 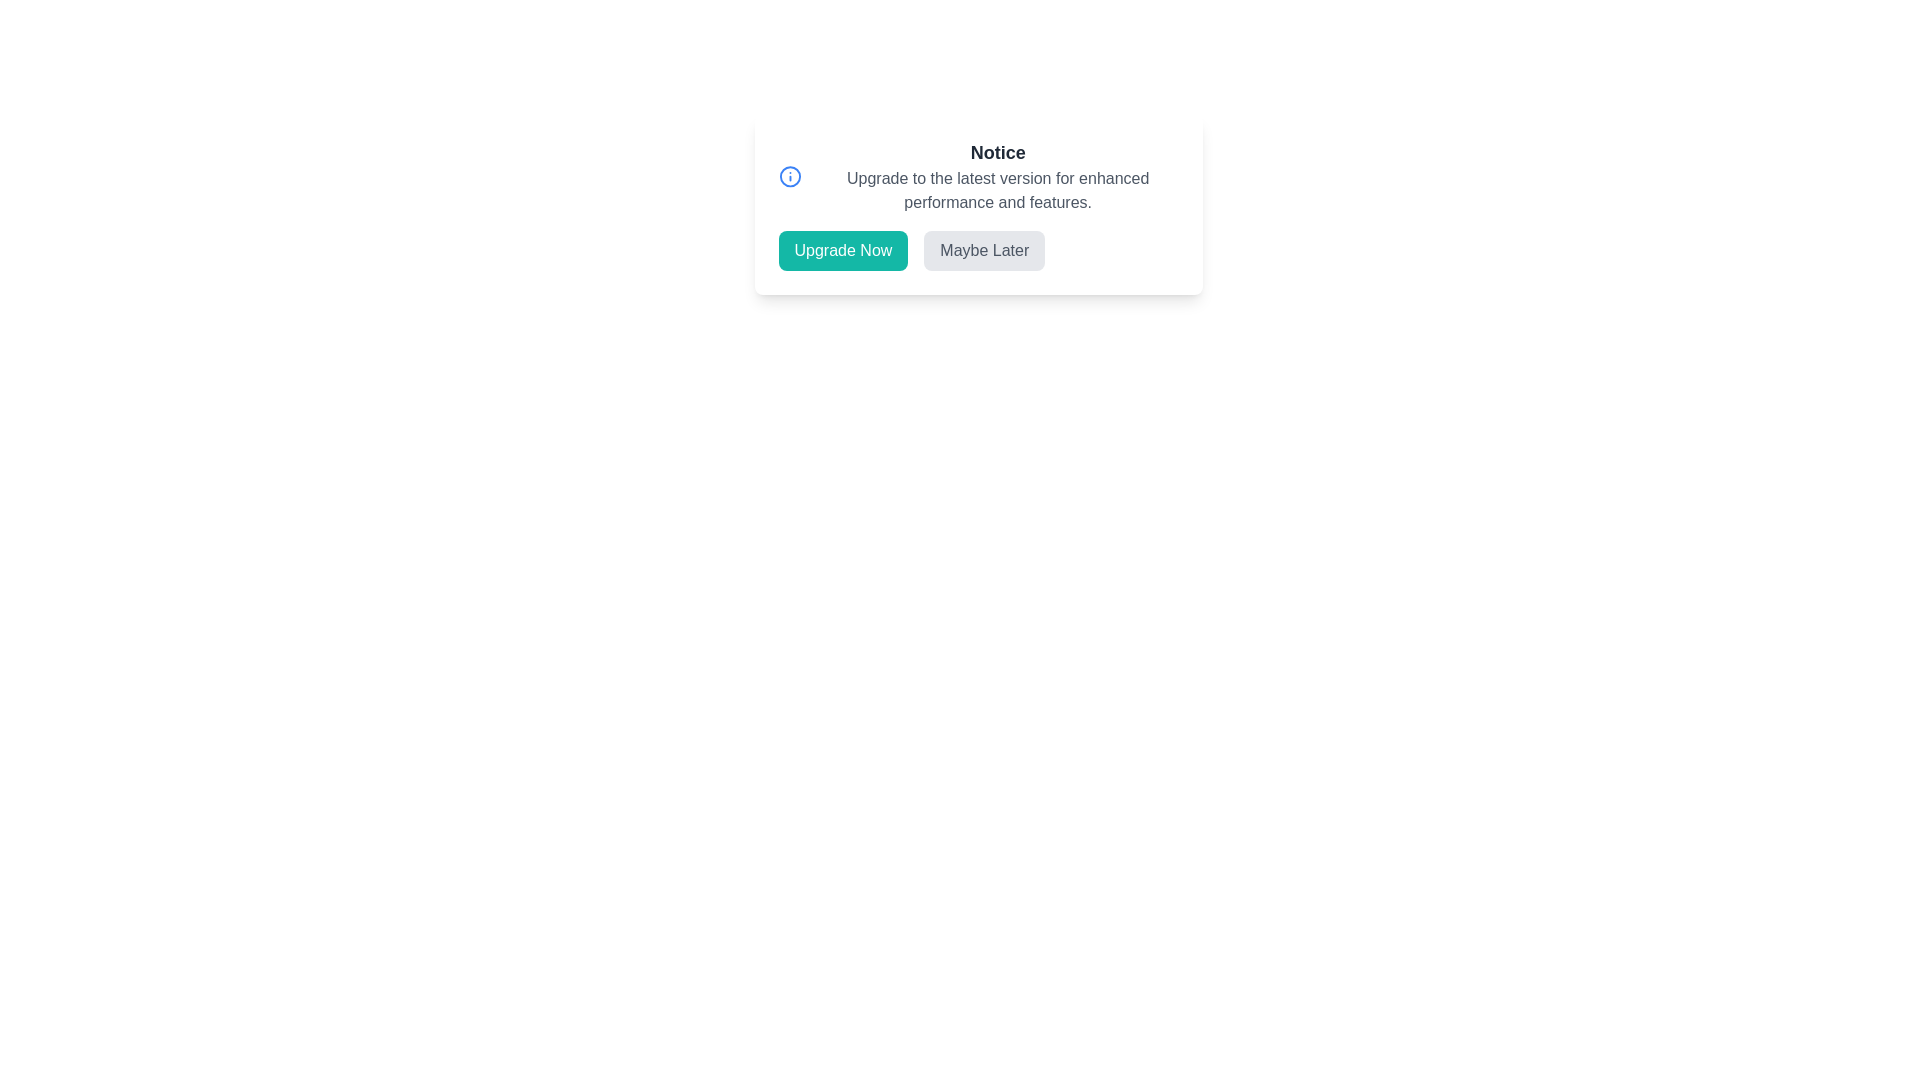 I want to click on the header label located centrally at the top of the card interface, which draws attention to the notification about upgrading to the latest version, so click(x=998, y=152).